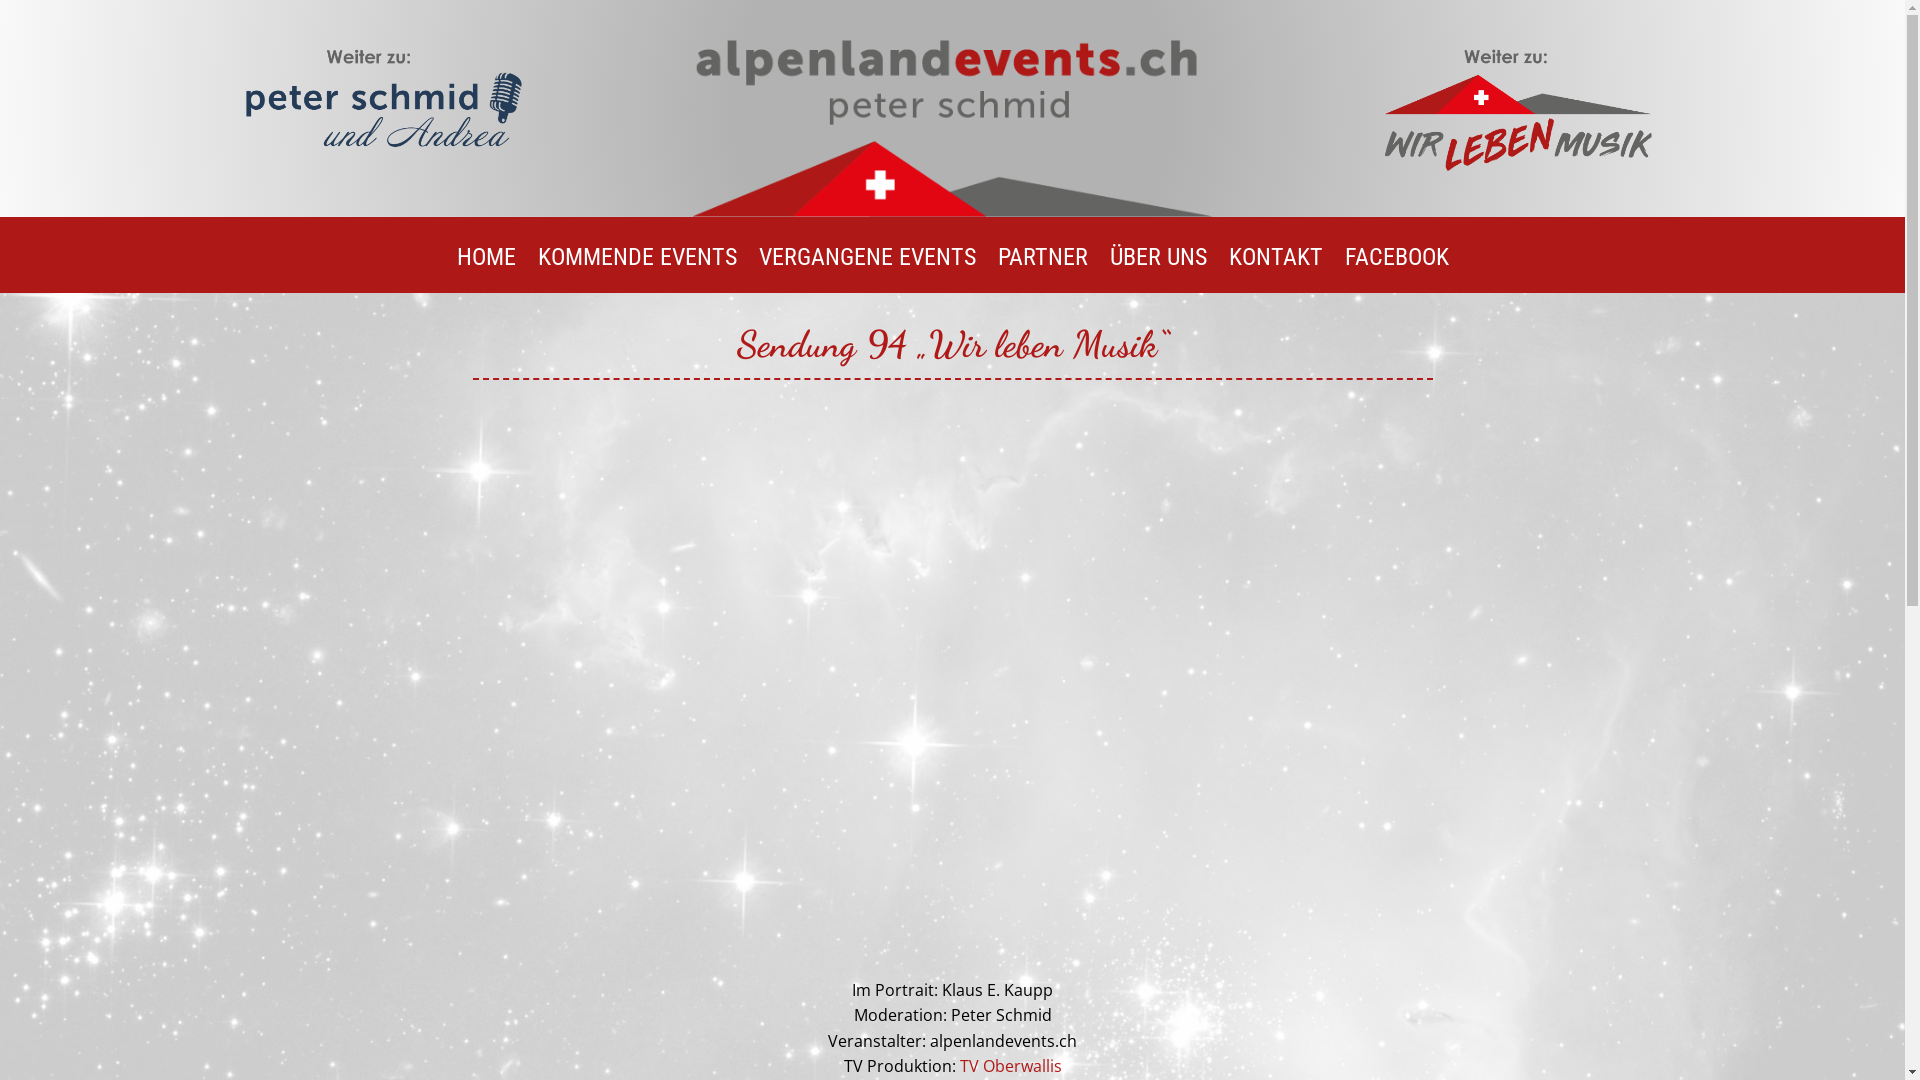 The image size is (1920, 1080). What do you see at coordinates (1041, 271) in the screenshot?
I see `'PARTNER'` at bounding box center [1041, 271].